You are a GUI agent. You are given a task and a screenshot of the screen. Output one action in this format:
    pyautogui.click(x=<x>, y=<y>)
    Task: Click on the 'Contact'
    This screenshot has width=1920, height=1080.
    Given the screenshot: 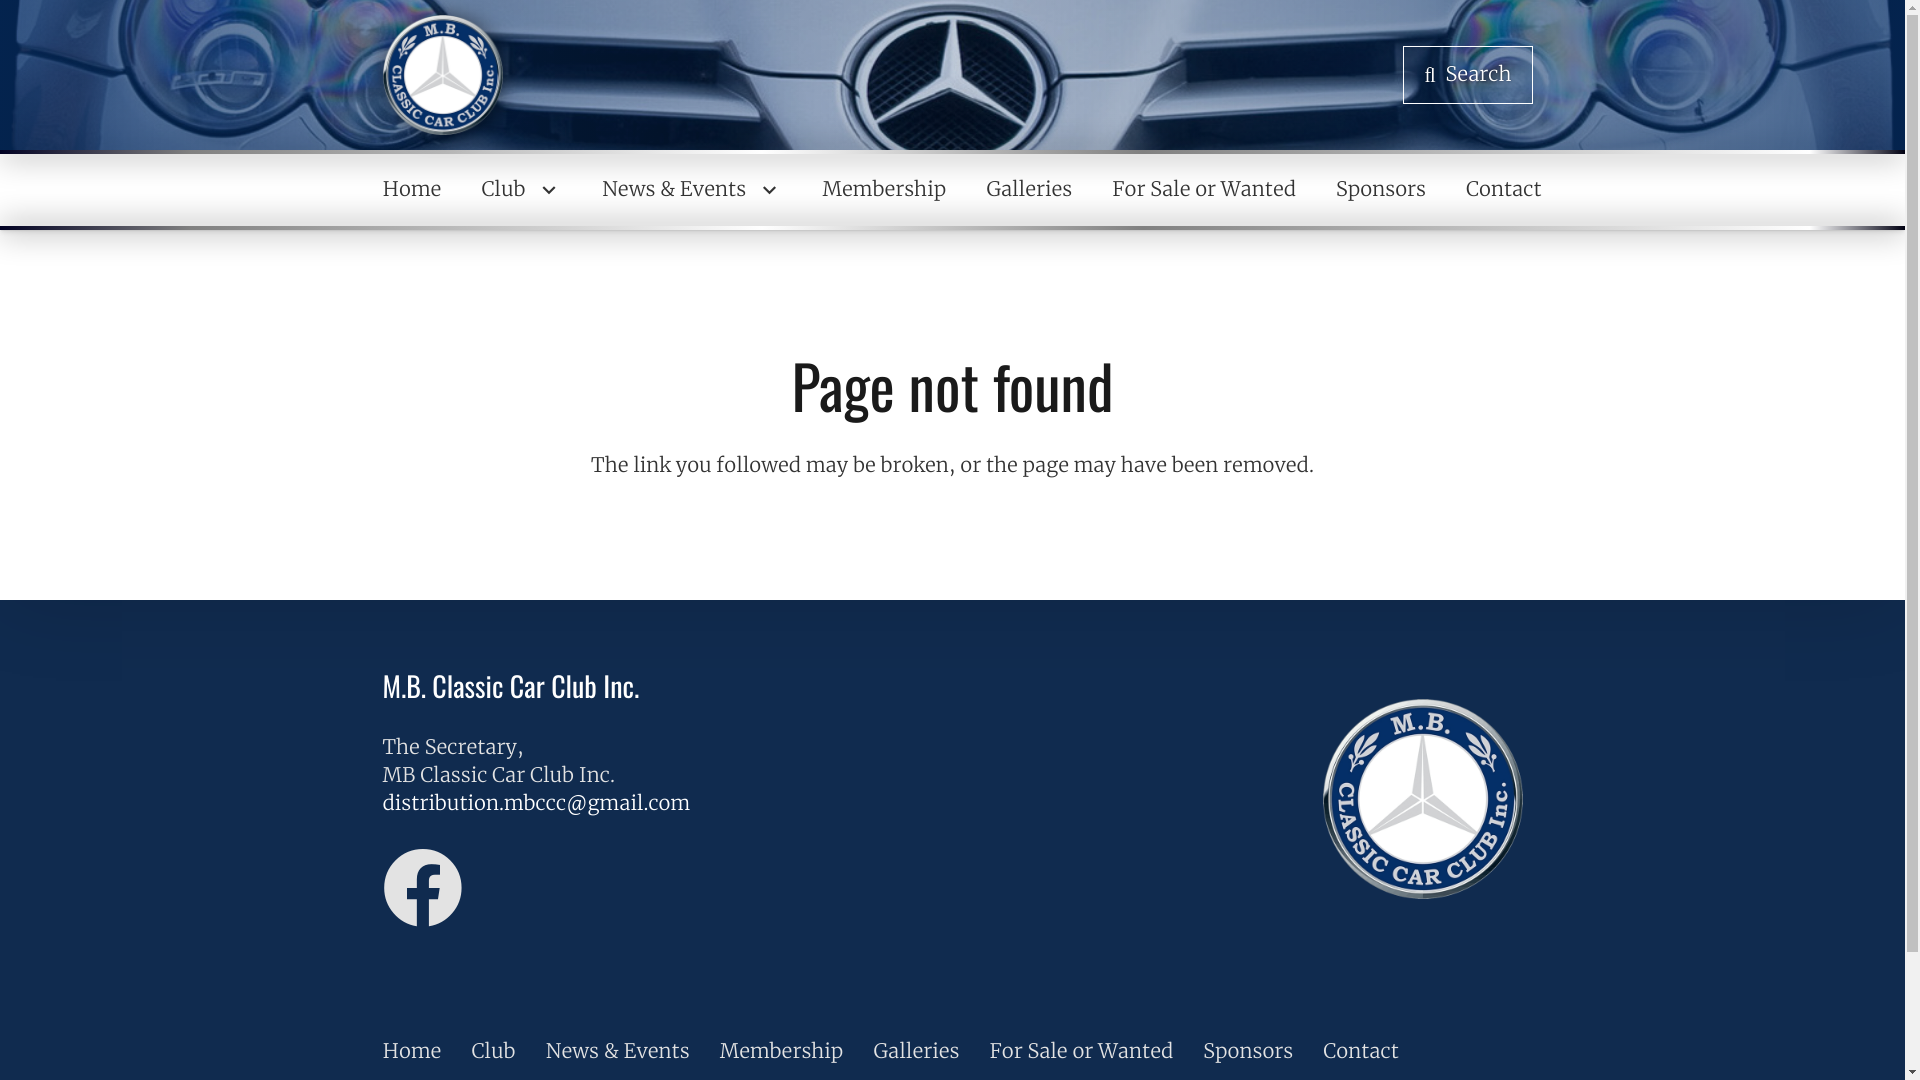 What is the action you would take?
    pyautogui.click(x=1323, y=1050)
    